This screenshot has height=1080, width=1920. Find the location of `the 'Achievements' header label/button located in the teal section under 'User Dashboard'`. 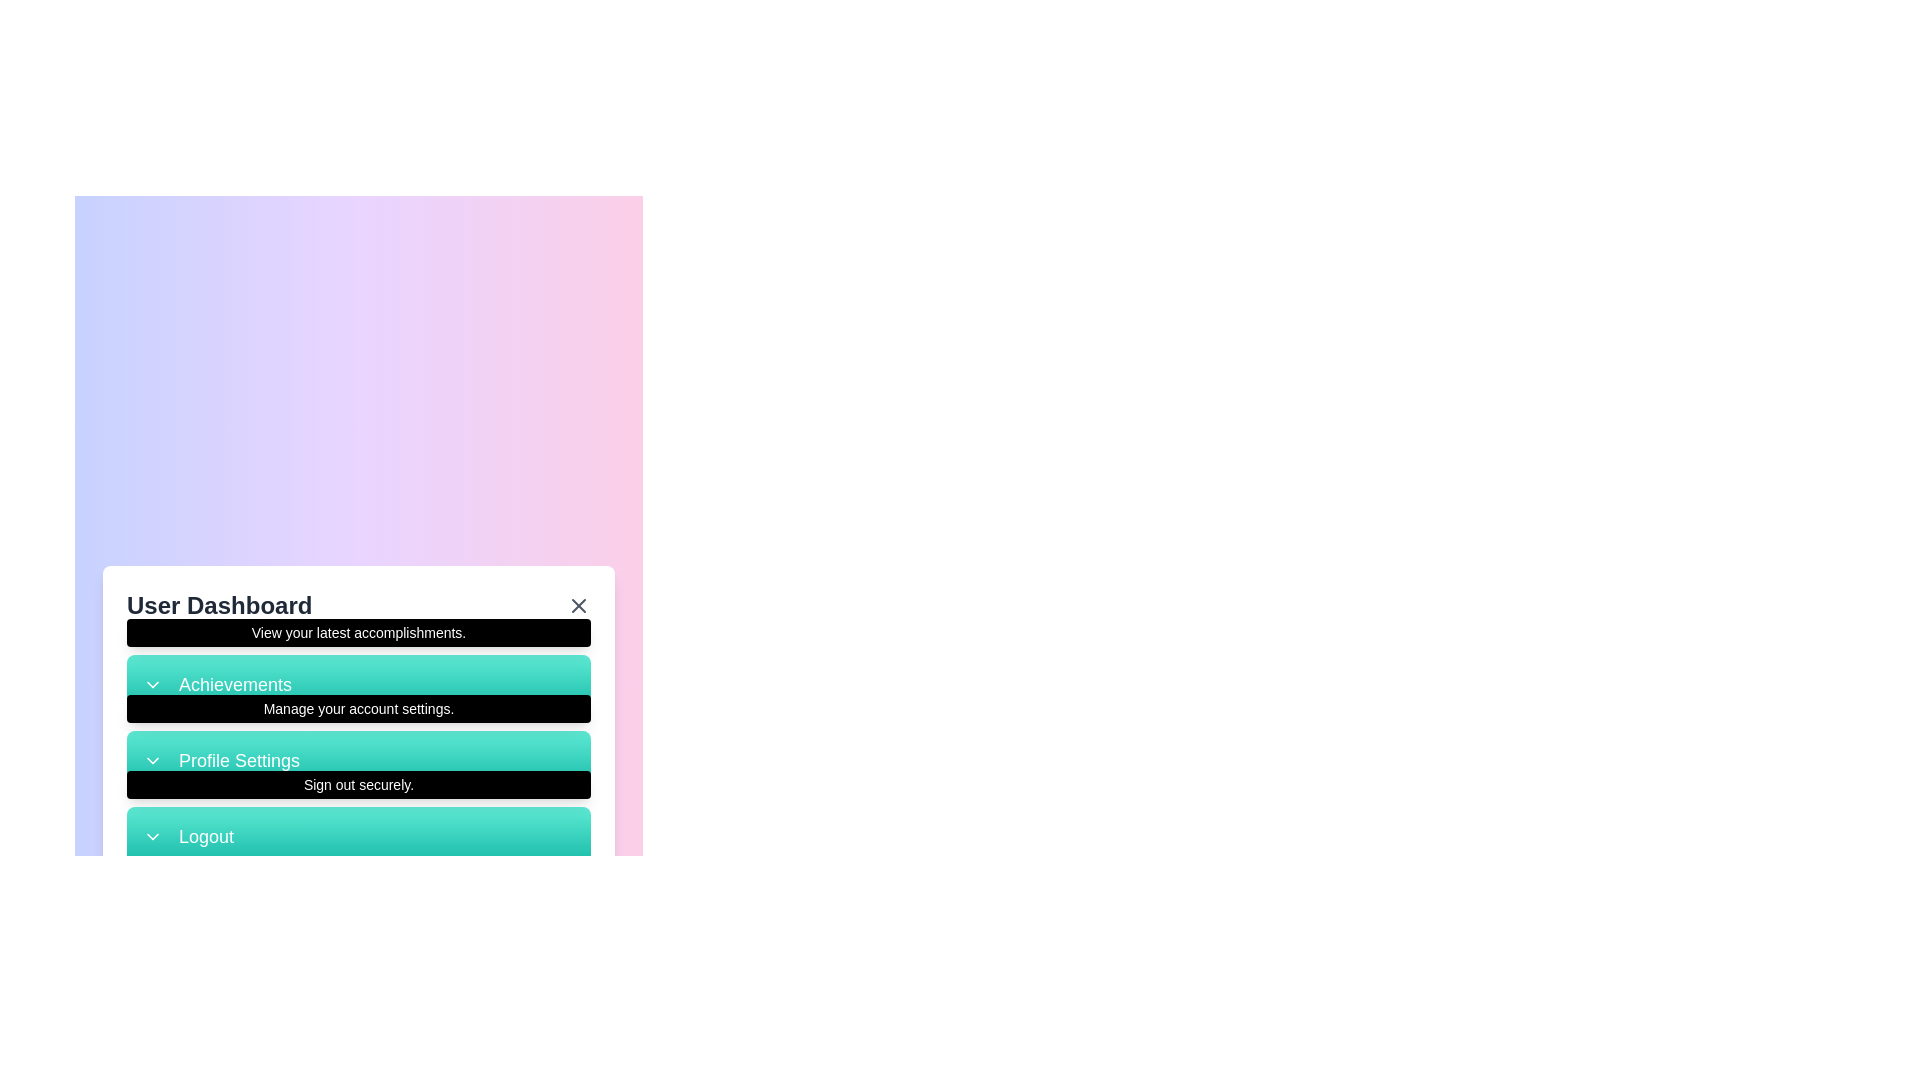

the 'Achievements' header label/button located in the teal section under 'User Dashboard' is located at coordinates (359, 682).